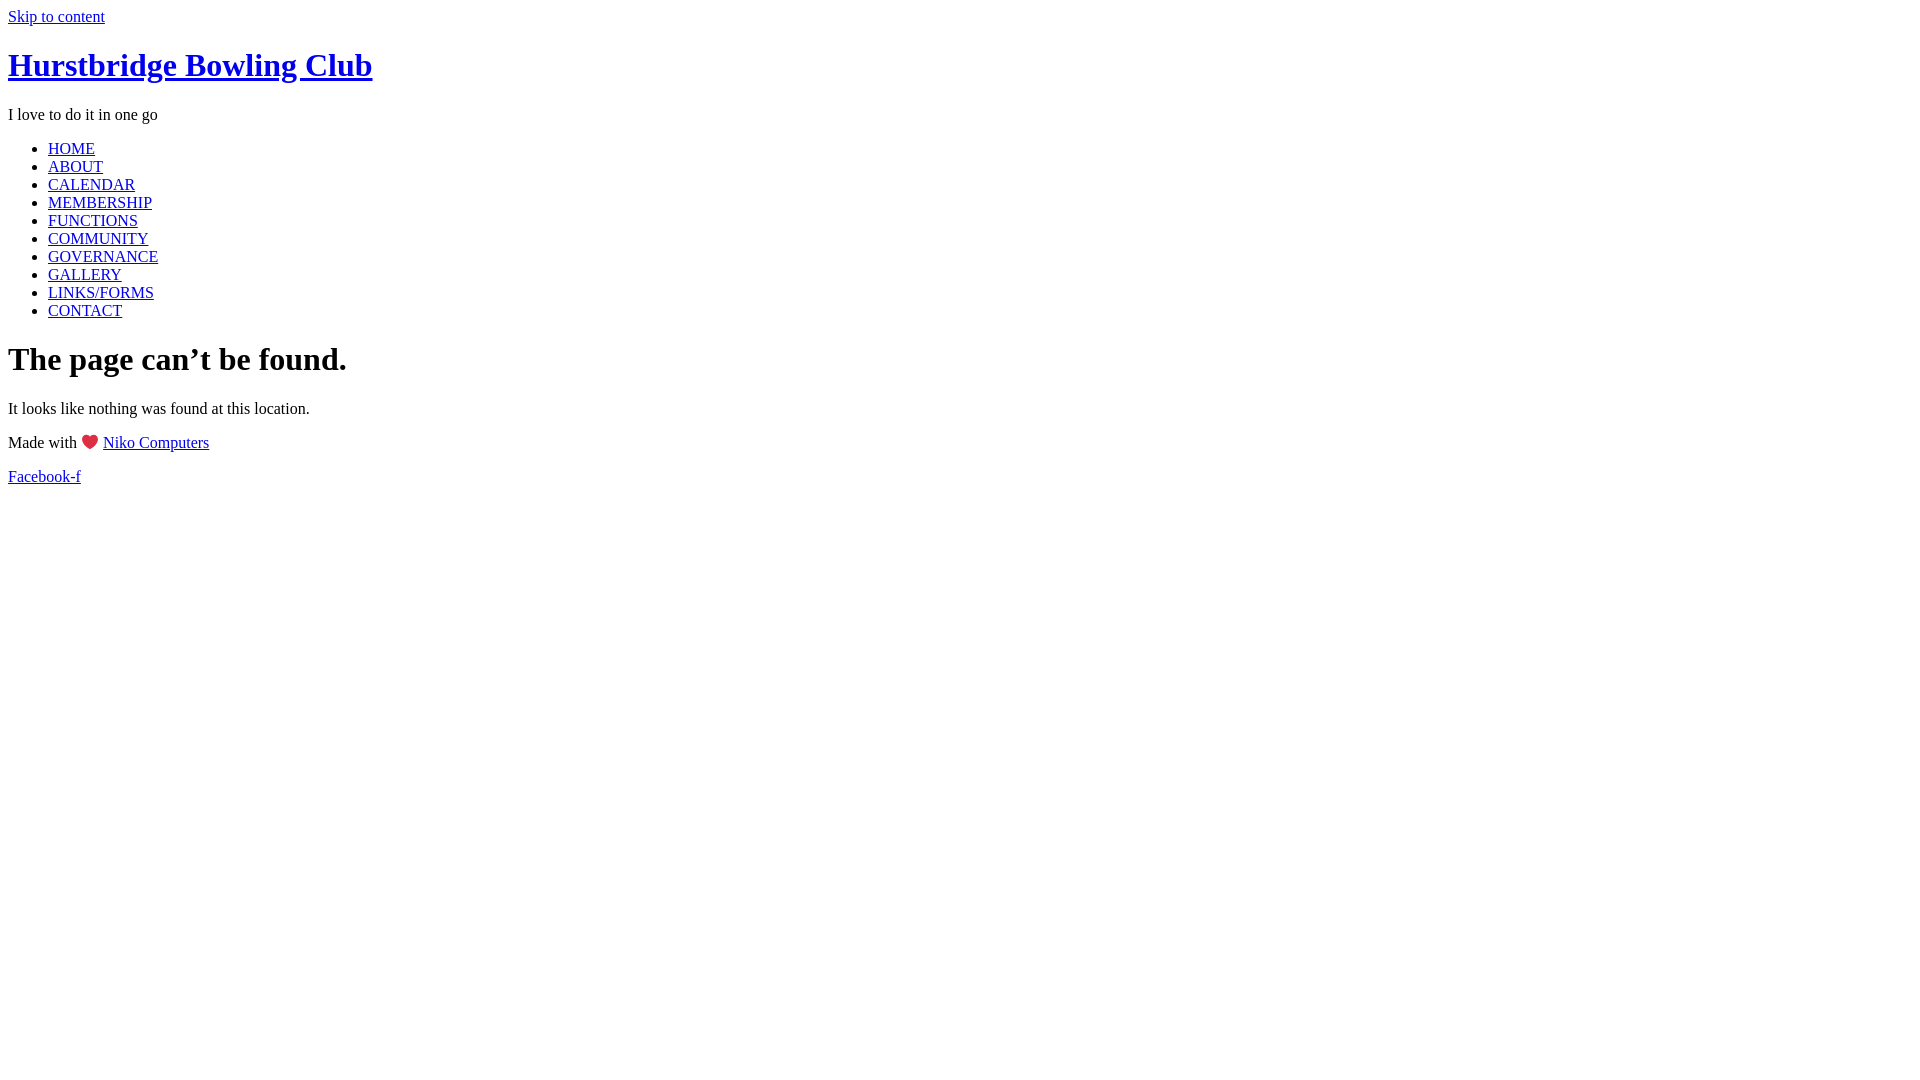  Describe the element at coordinates (84, 310) in the screenshot. I see `'CONTACT'` at that location.